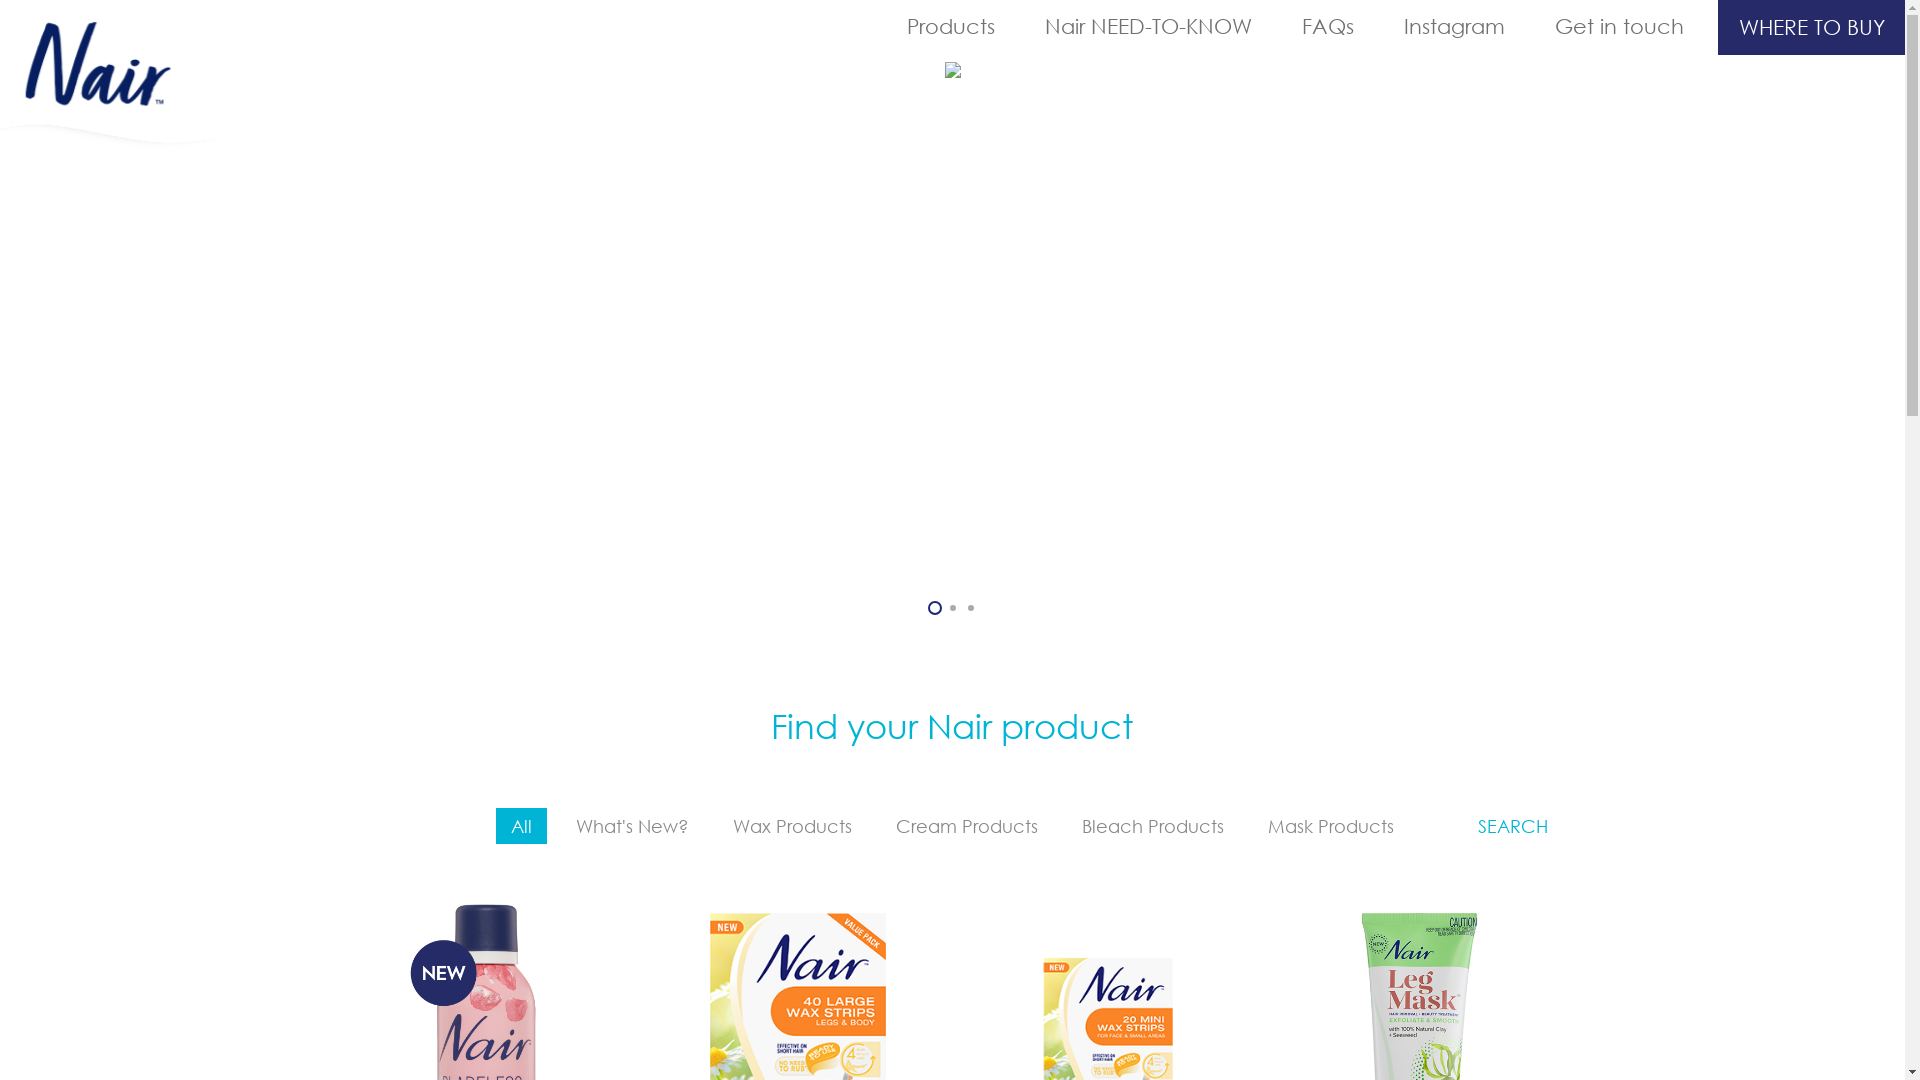  Describe the element at coordinates (1330, 825) in the screenshot. I see `'Mask Products'` at that location.